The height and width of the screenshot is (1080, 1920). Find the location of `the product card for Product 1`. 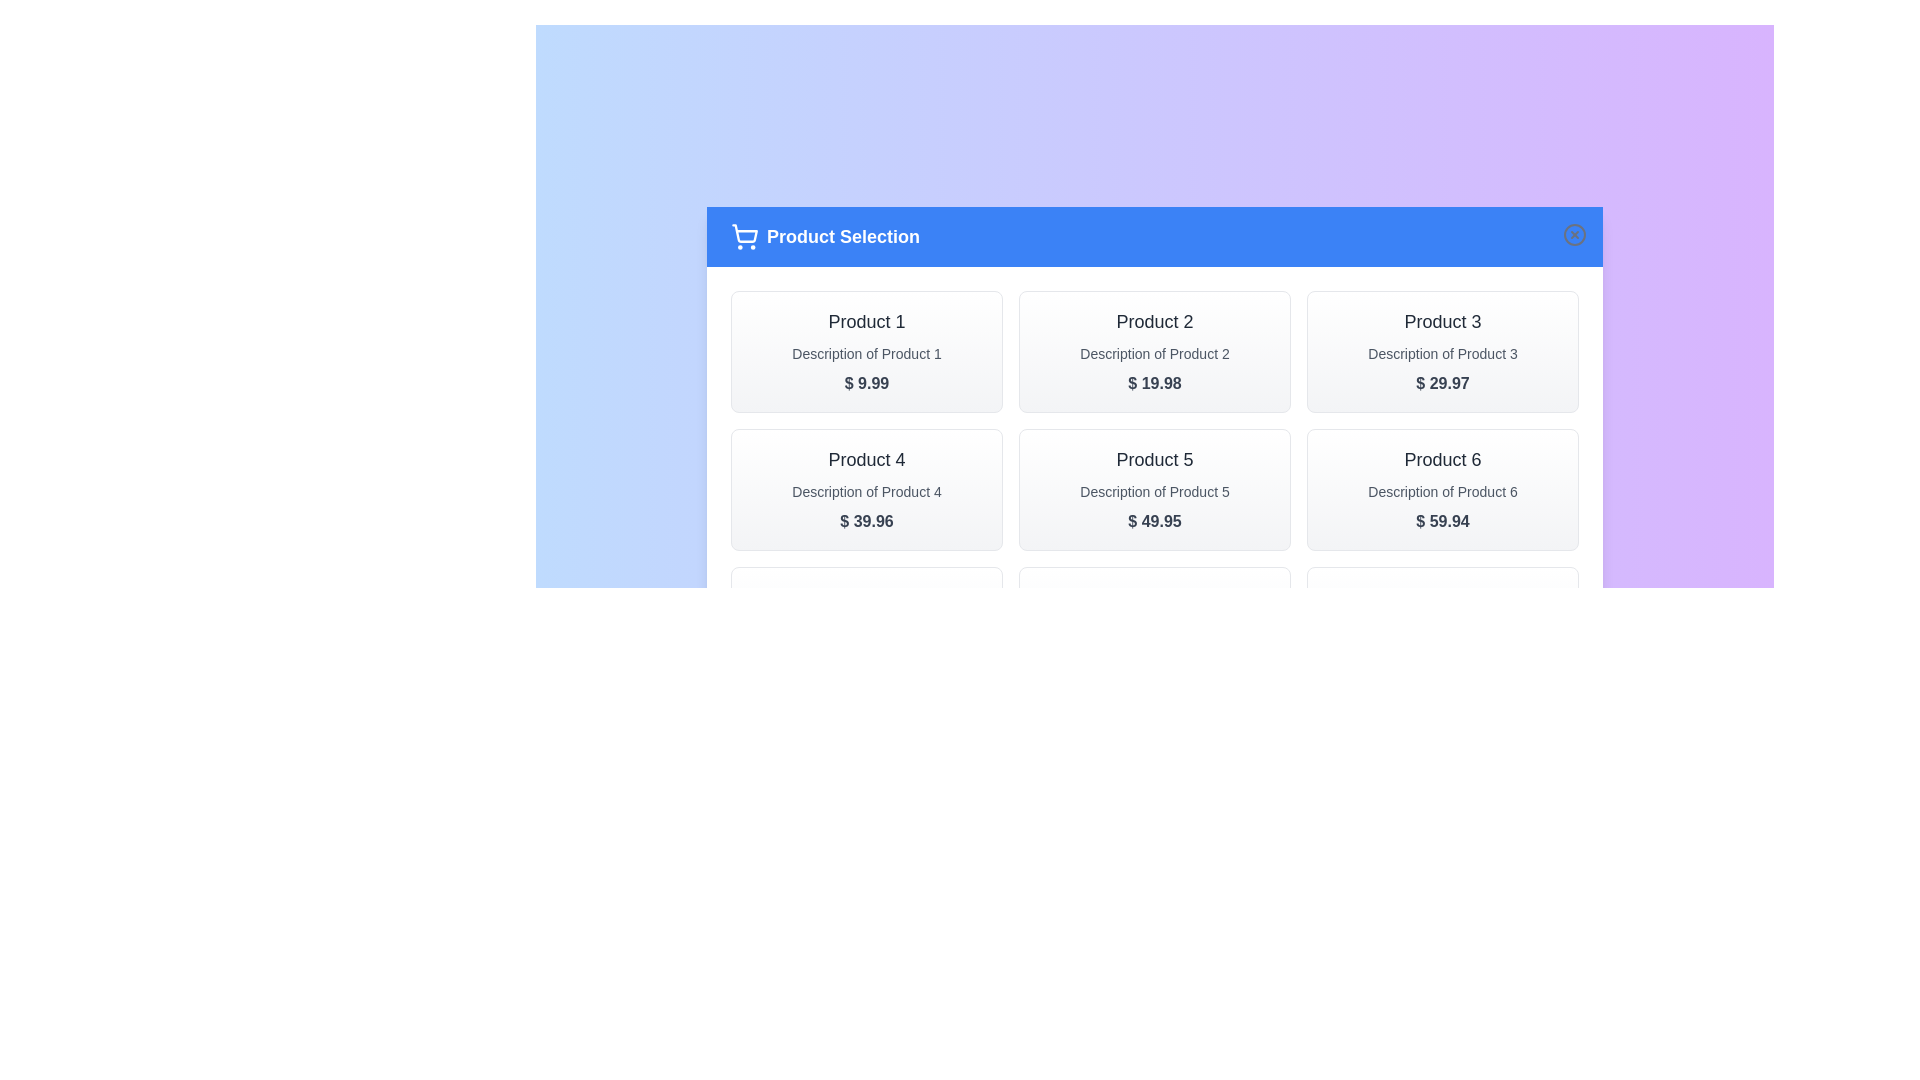

the product card for Product 1 is located at coordinates (867, 350).